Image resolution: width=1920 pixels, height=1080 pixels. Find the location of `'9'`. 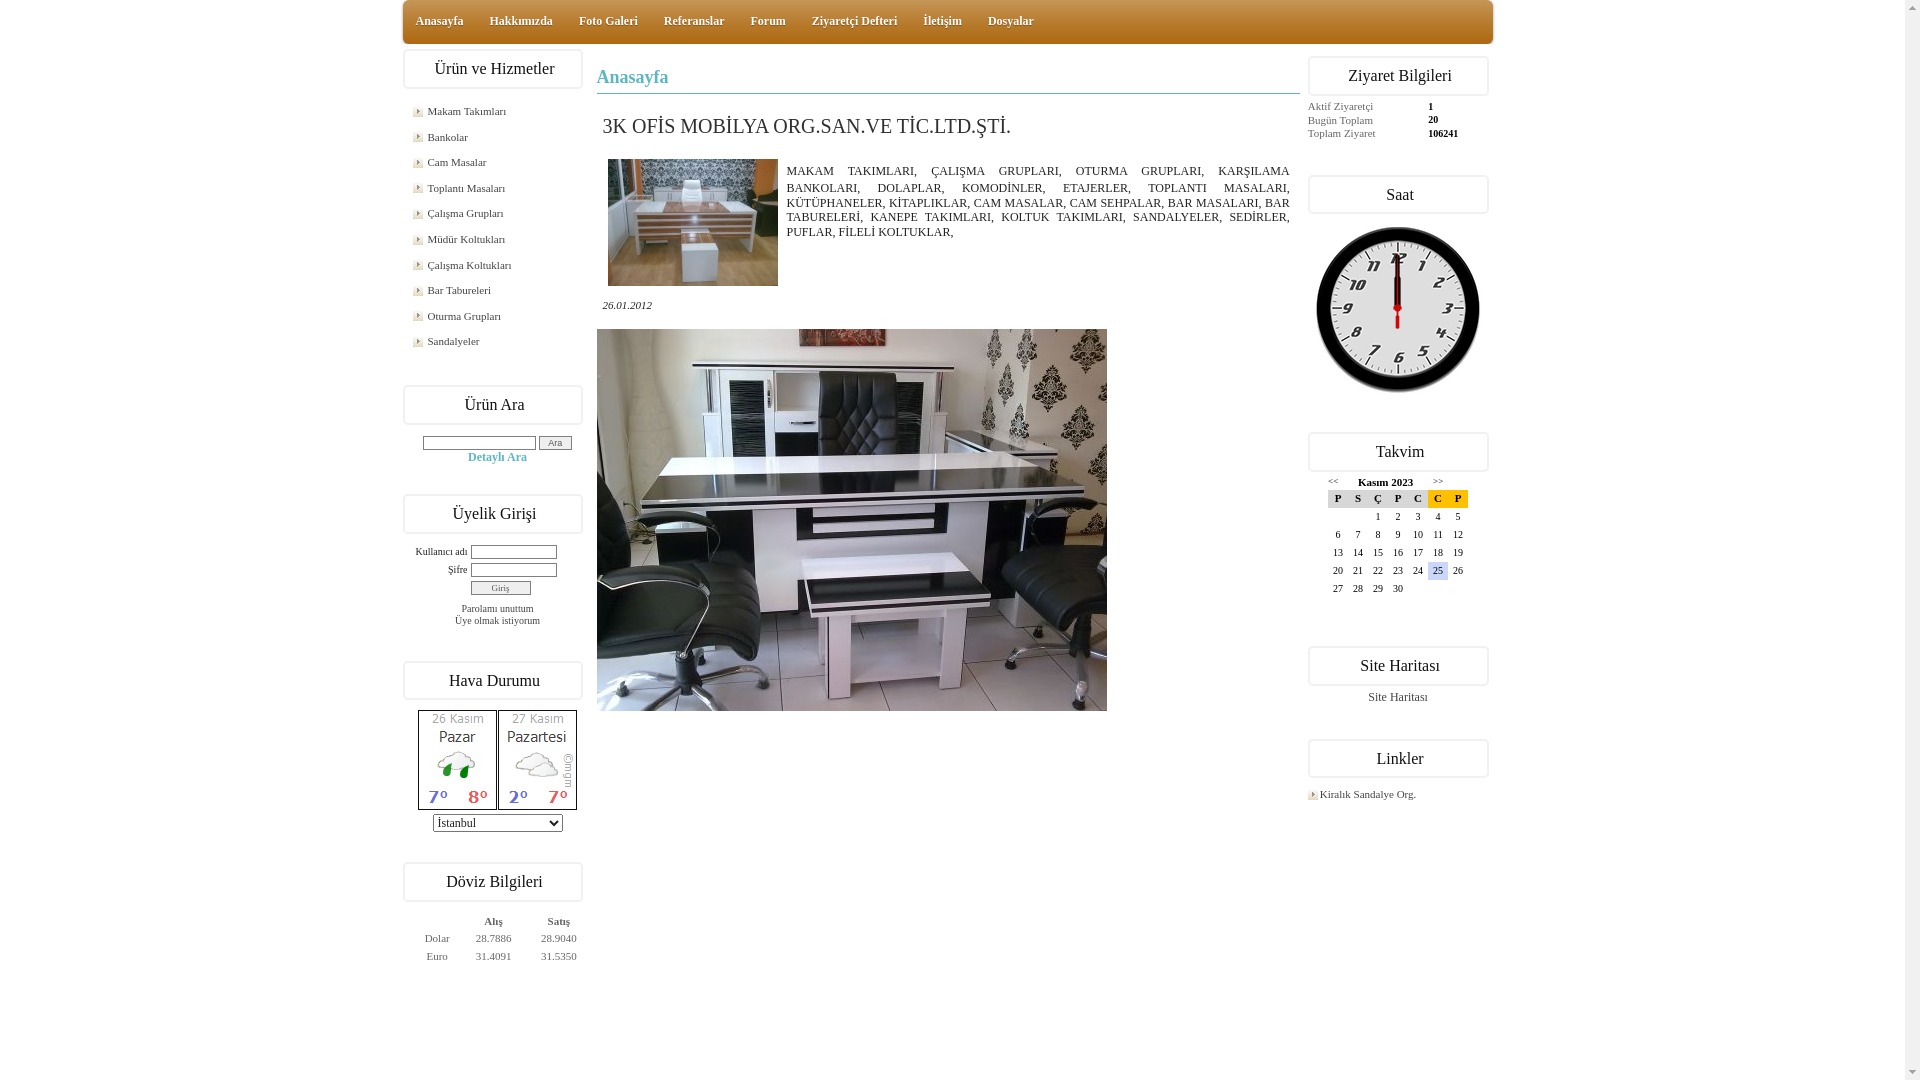

'9' is located at coordinates (1386, 534).